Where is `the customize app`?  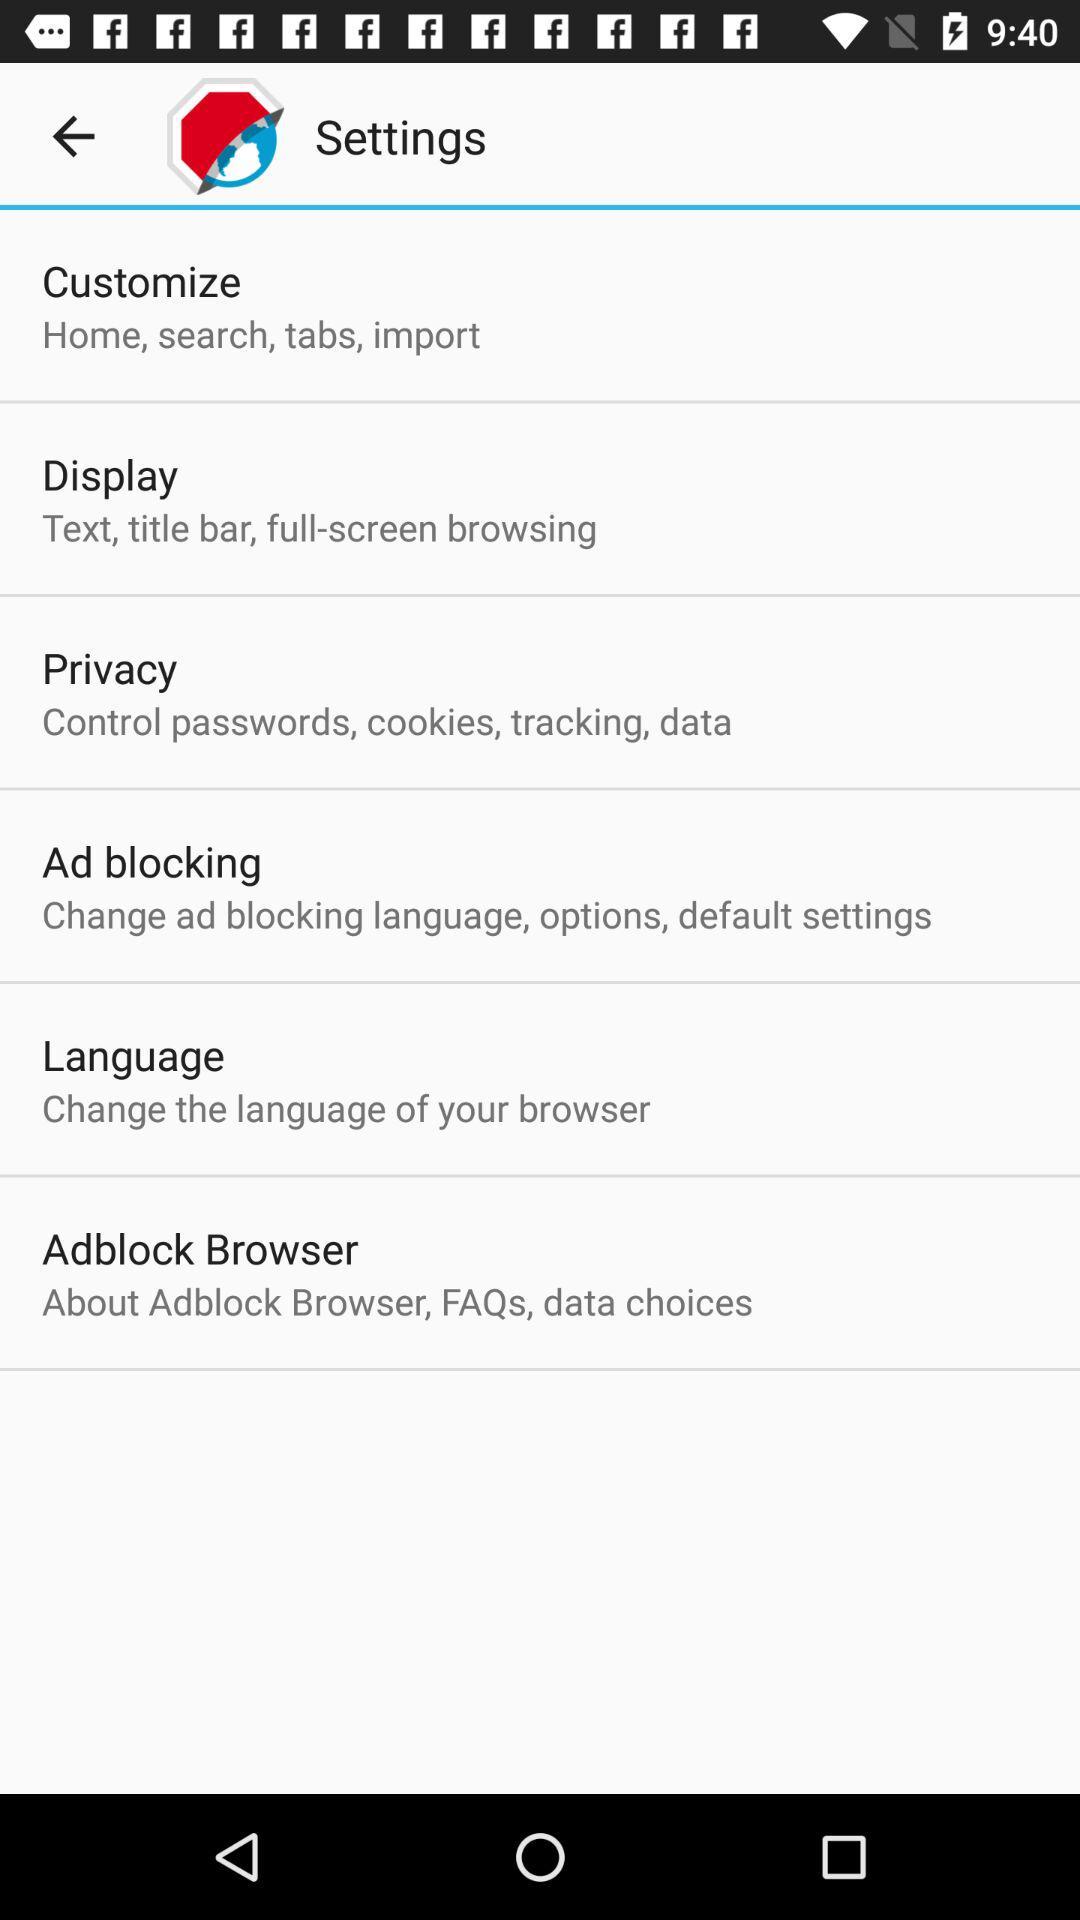
the customize app is located at coordinates (140, 279).